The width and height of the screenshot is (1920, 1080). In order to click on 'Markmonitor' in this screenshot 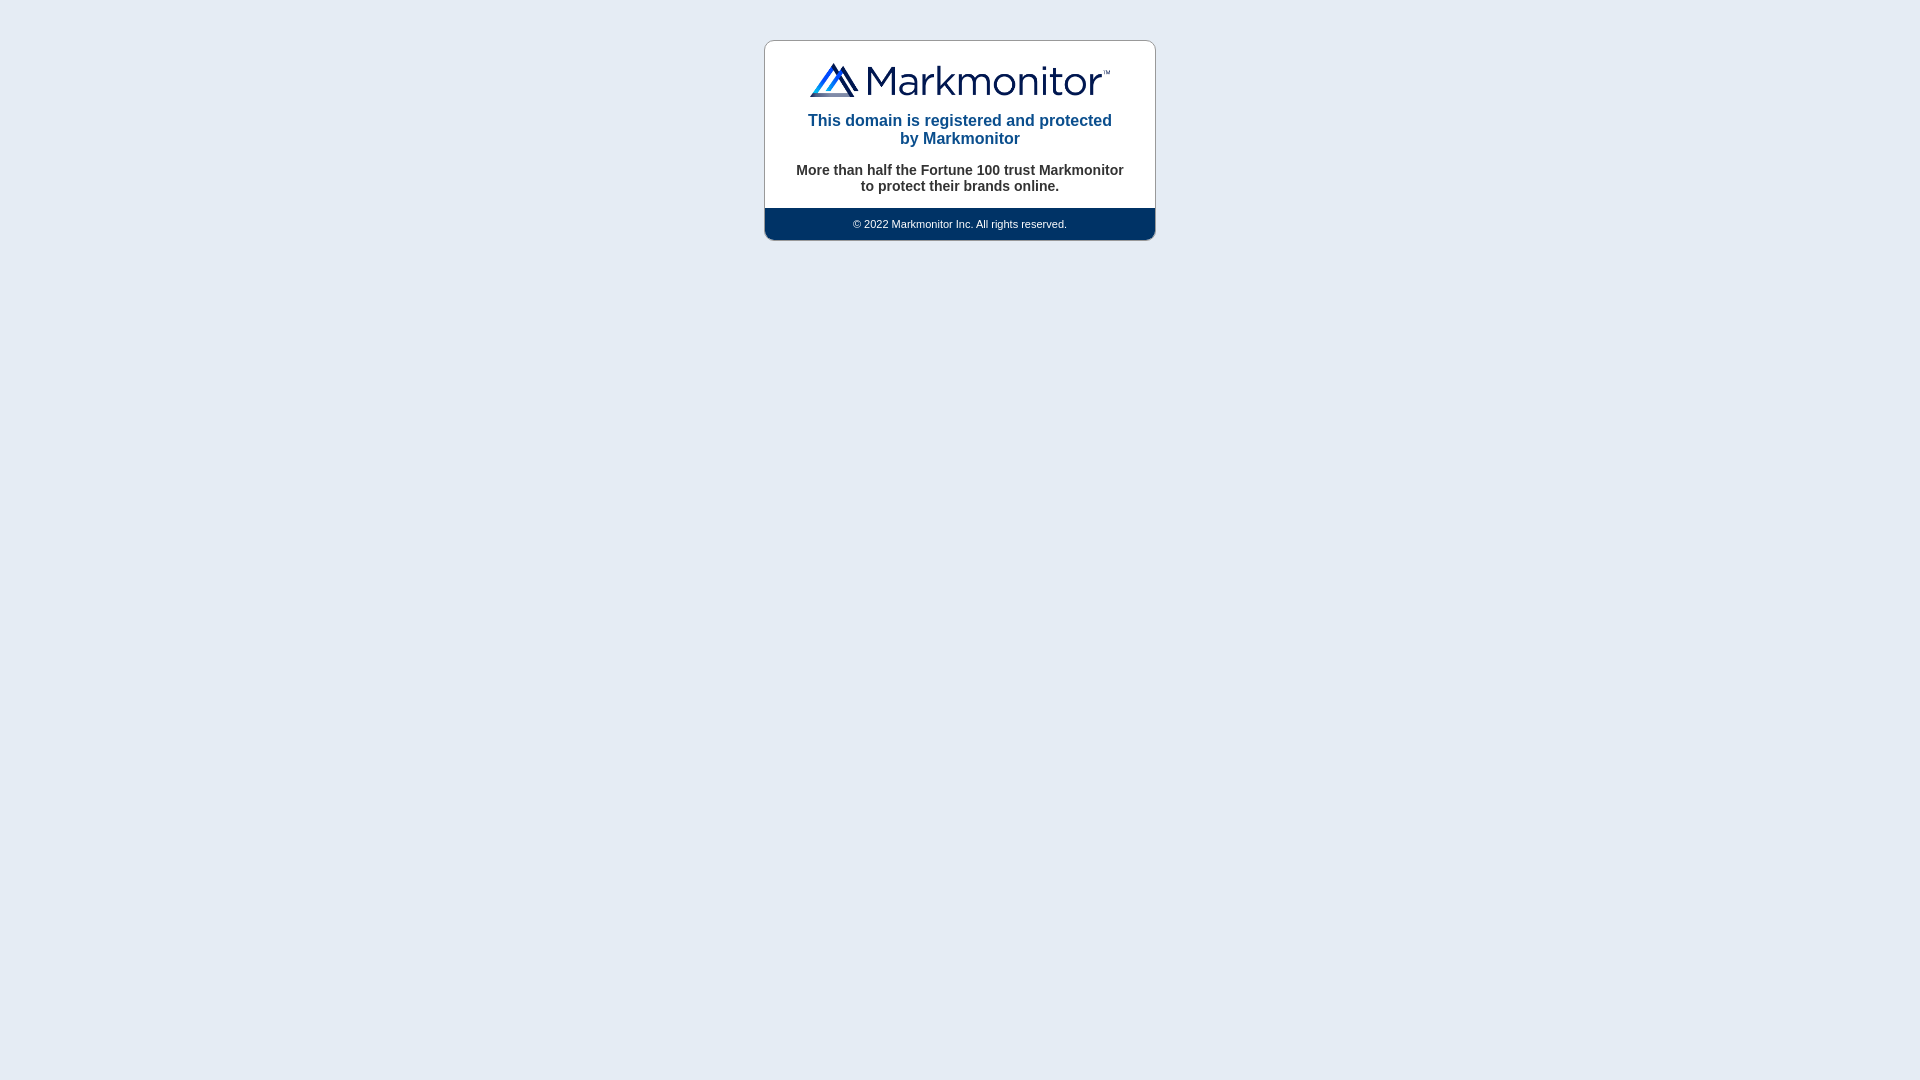, I will do `click(960, 79)`.